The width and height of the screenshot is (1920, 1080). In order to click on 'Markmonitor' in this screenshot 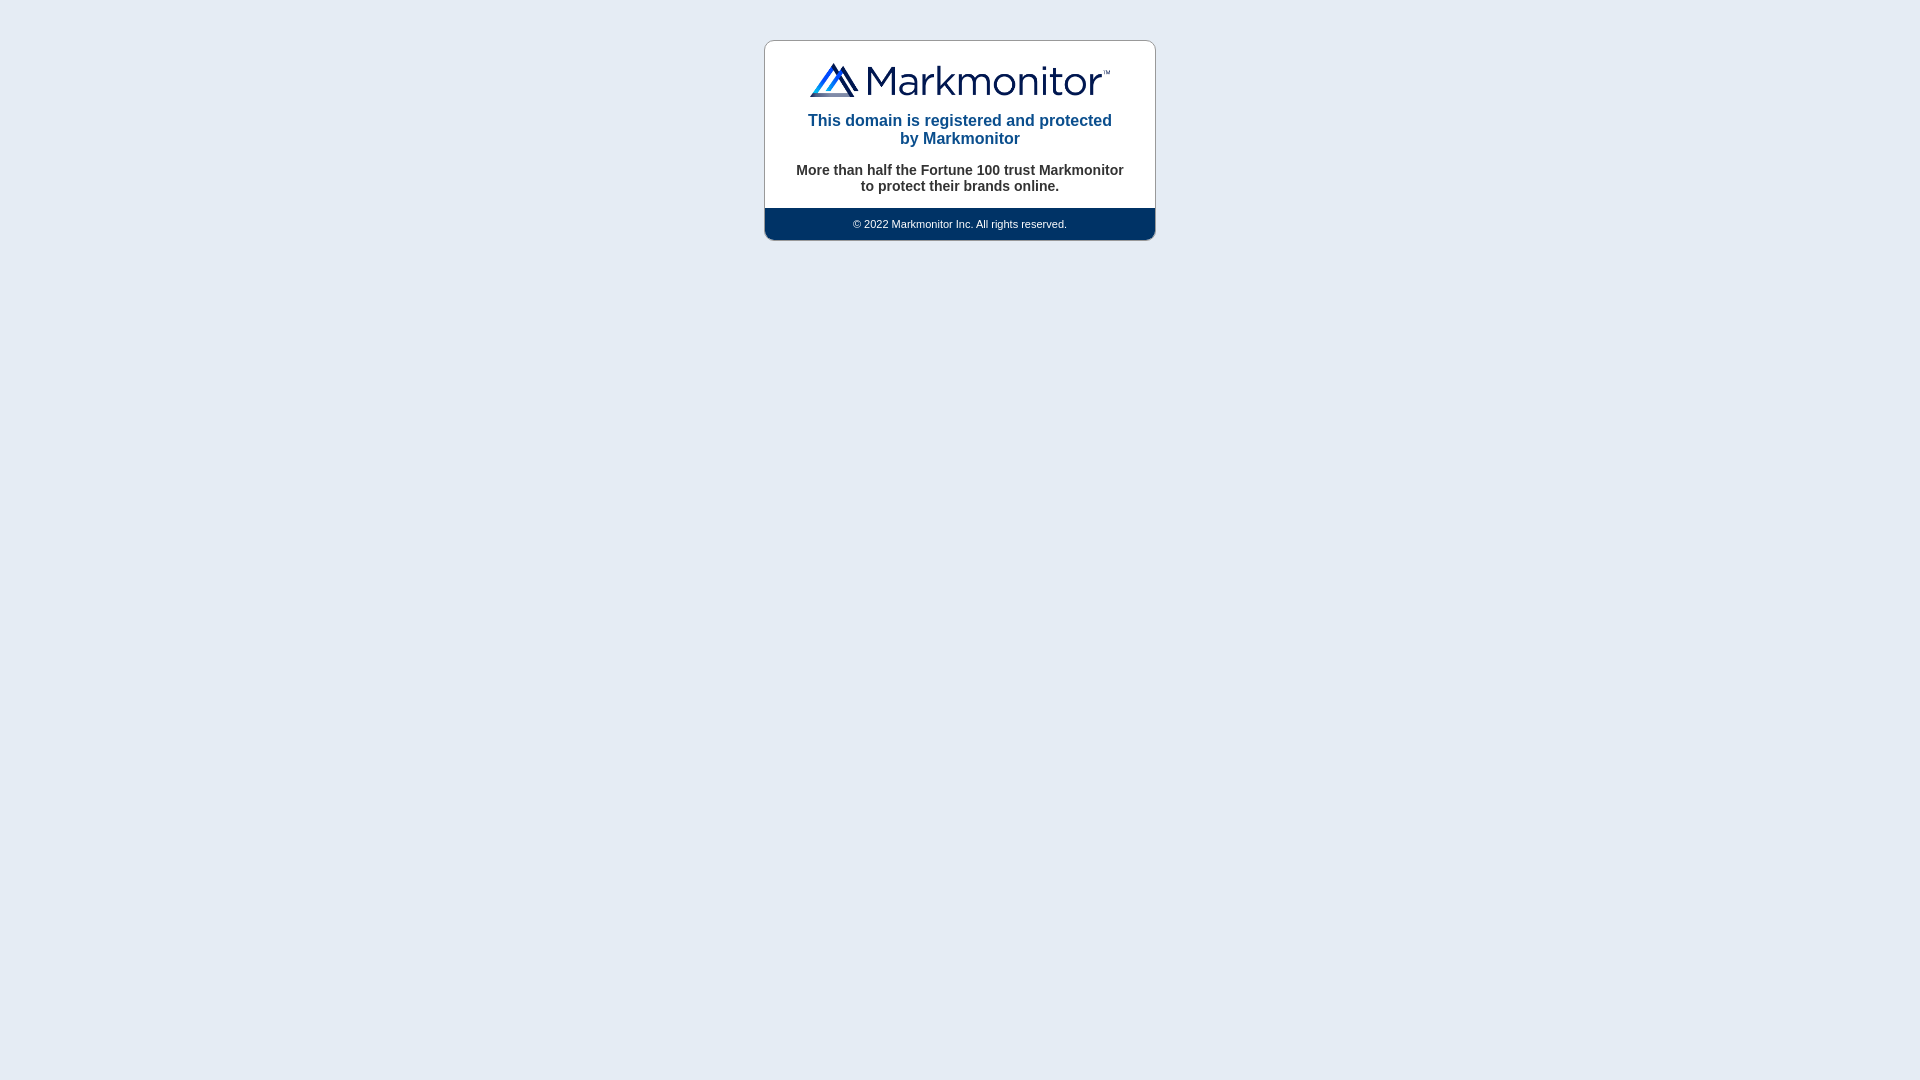, I will do `click(960, 79)`.